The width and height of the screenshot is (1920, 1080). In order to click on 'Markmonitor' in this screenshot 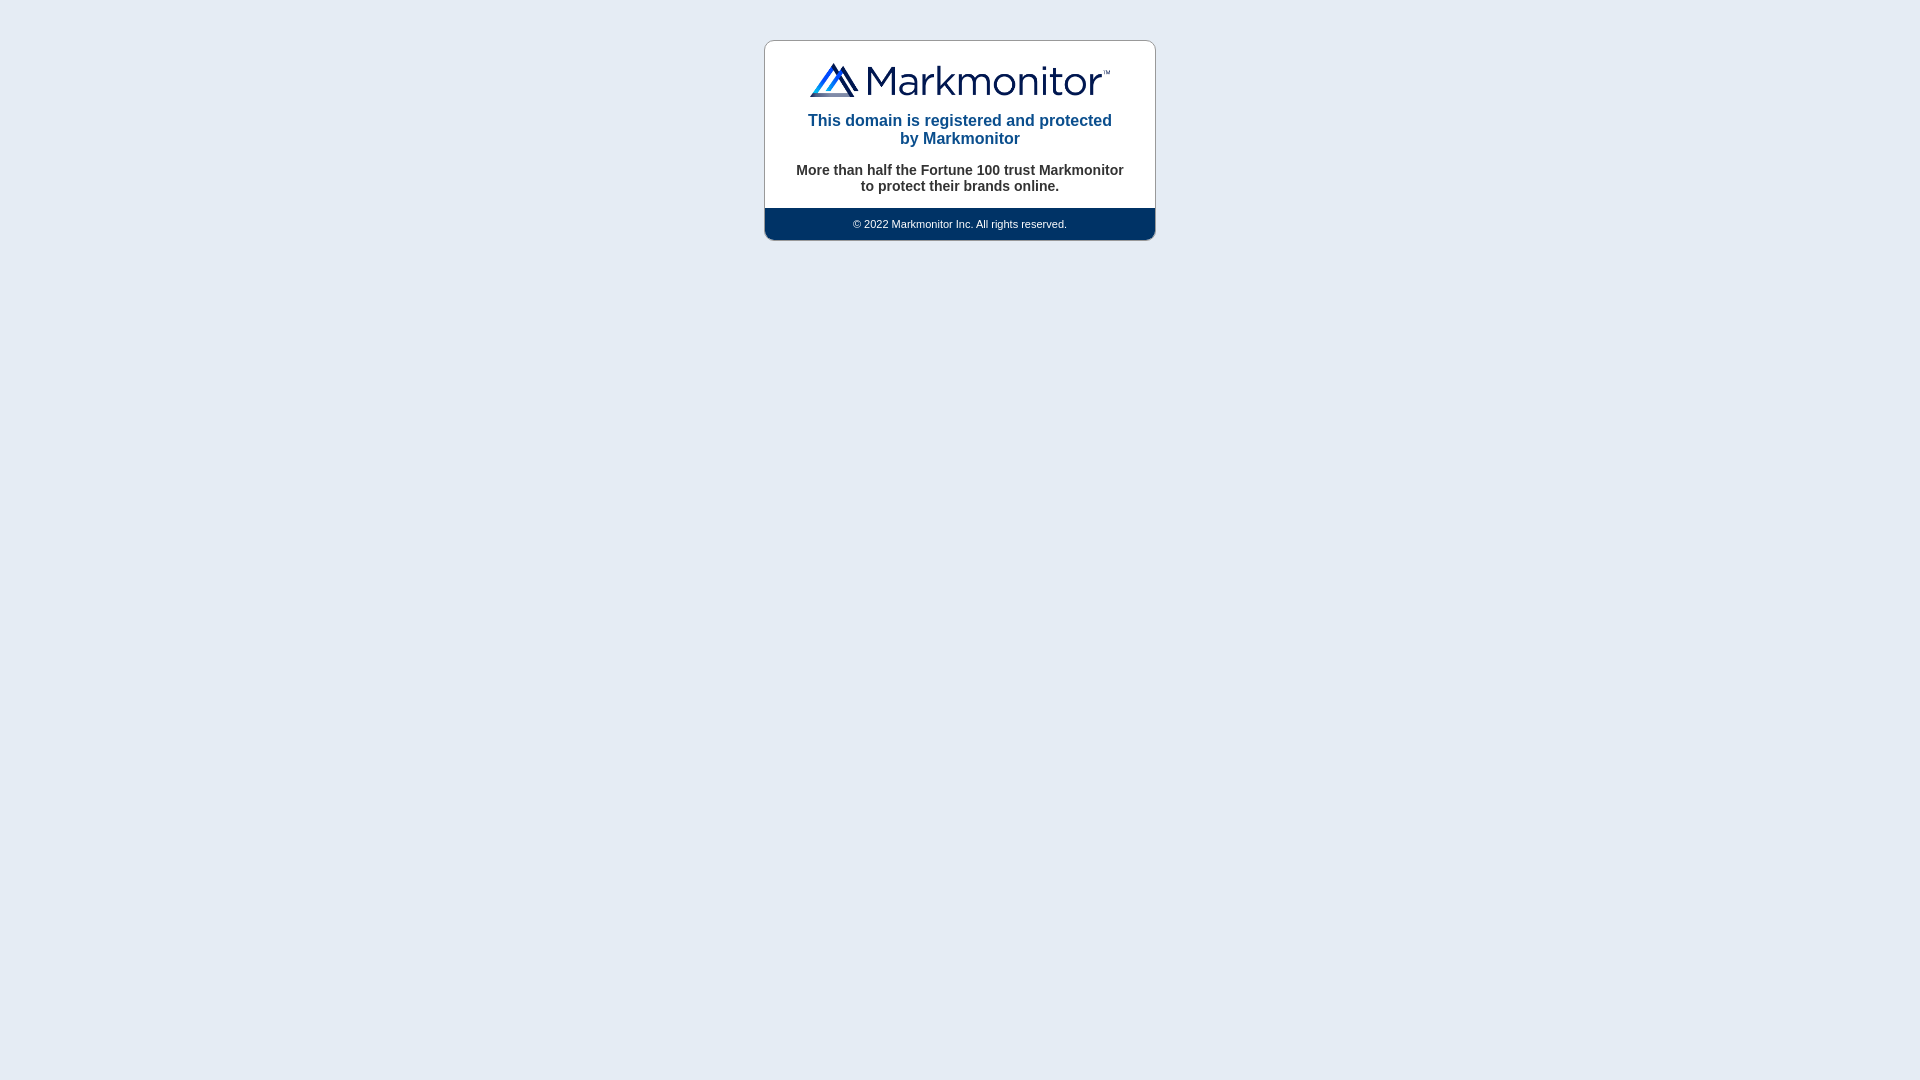, I will do `click(960, 79)`.